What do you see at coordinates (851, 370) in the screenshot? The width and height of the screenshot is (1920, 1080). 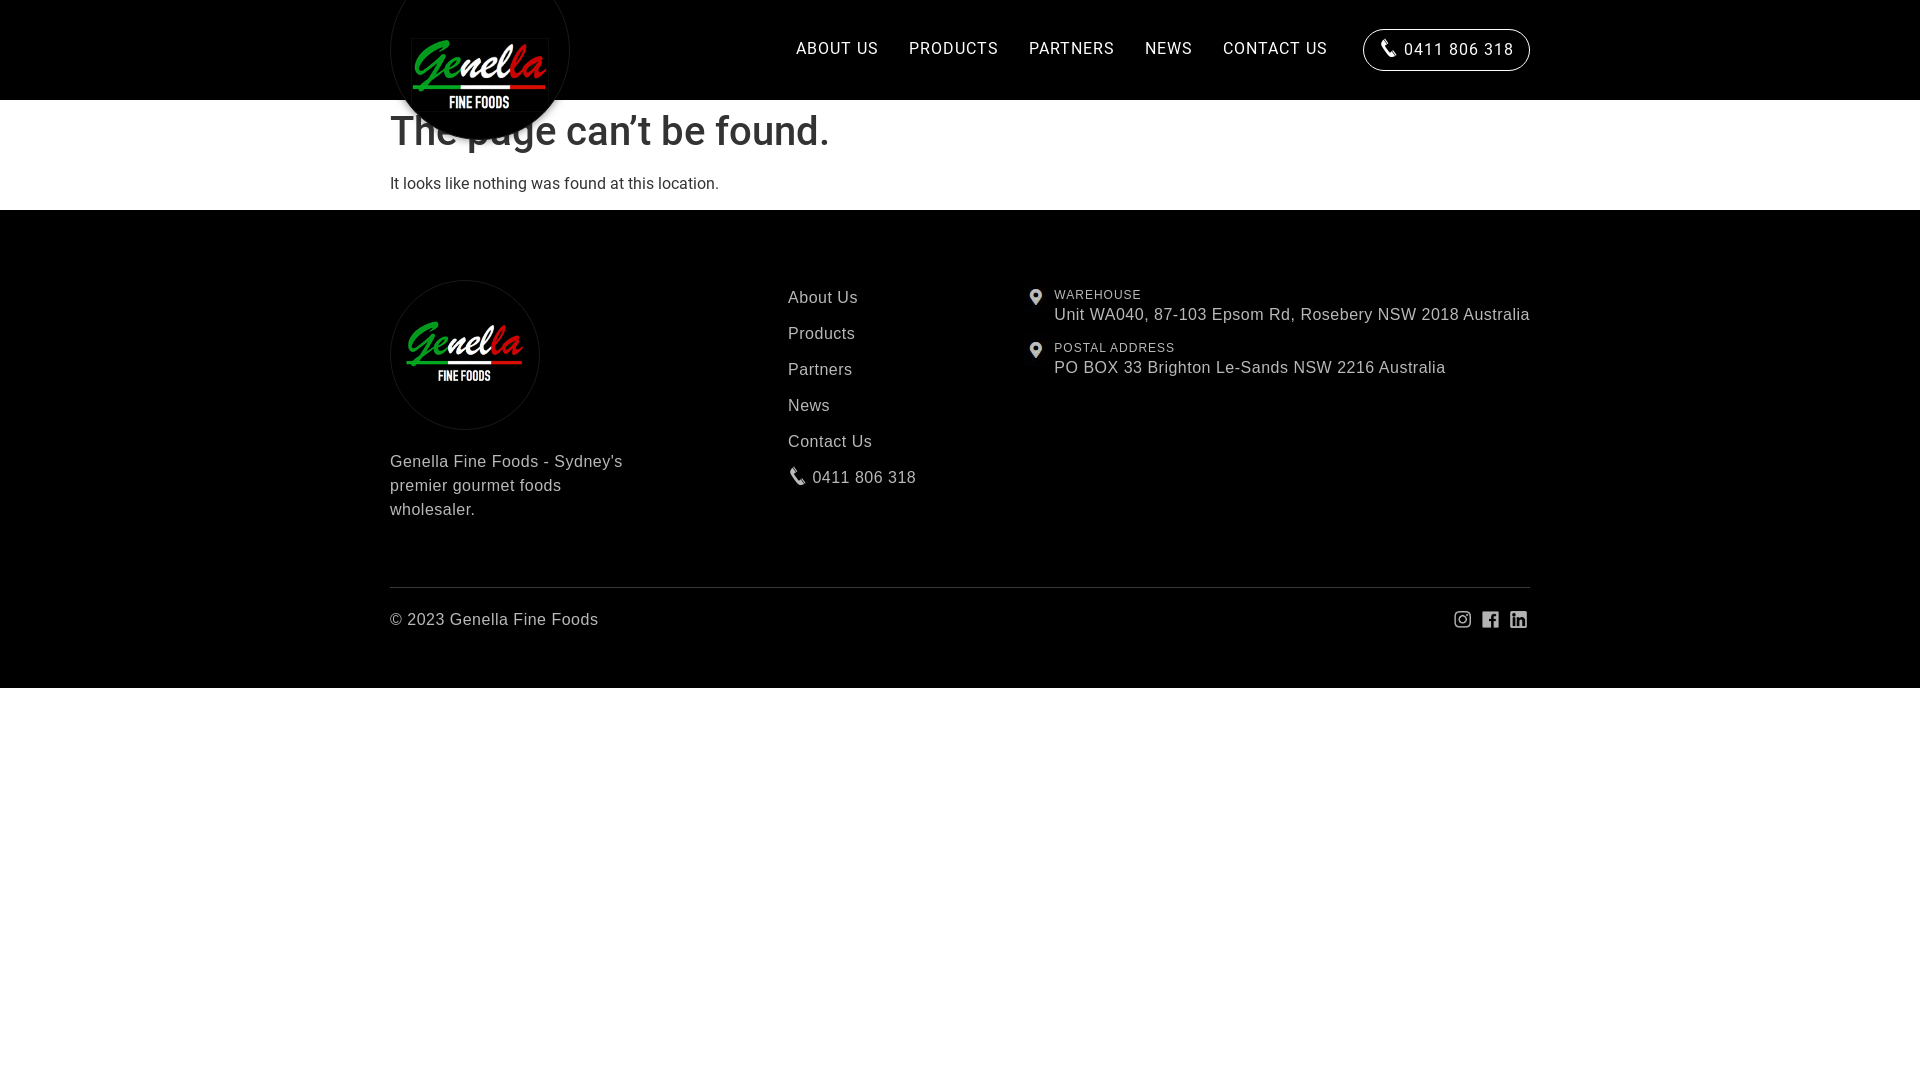 I see `'Partners'` at bounding box center [851, 370].